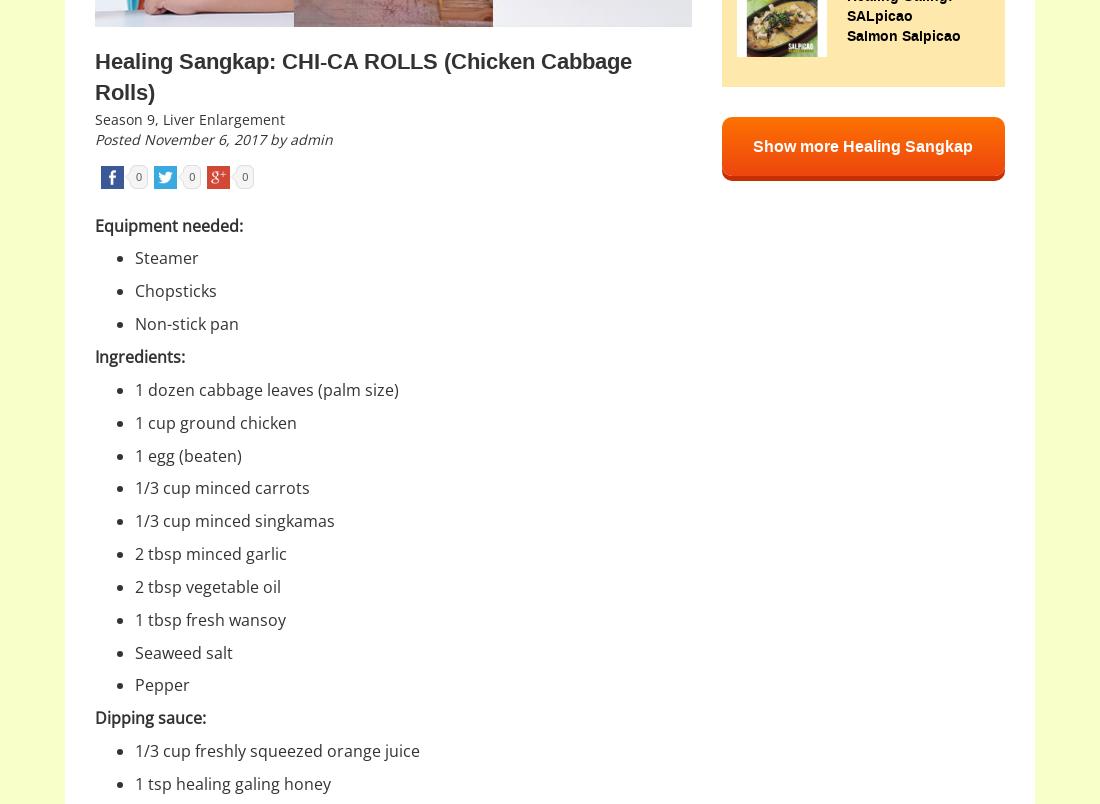 This screenshot has height=804, width=1100. What do you see at coordinates (363, 76) in the screenshot?
I see `'Healing Sangkap: CHI-CA ROLLS (Chicken Cabbage Rolls)'` at bounding box center [363, 76].